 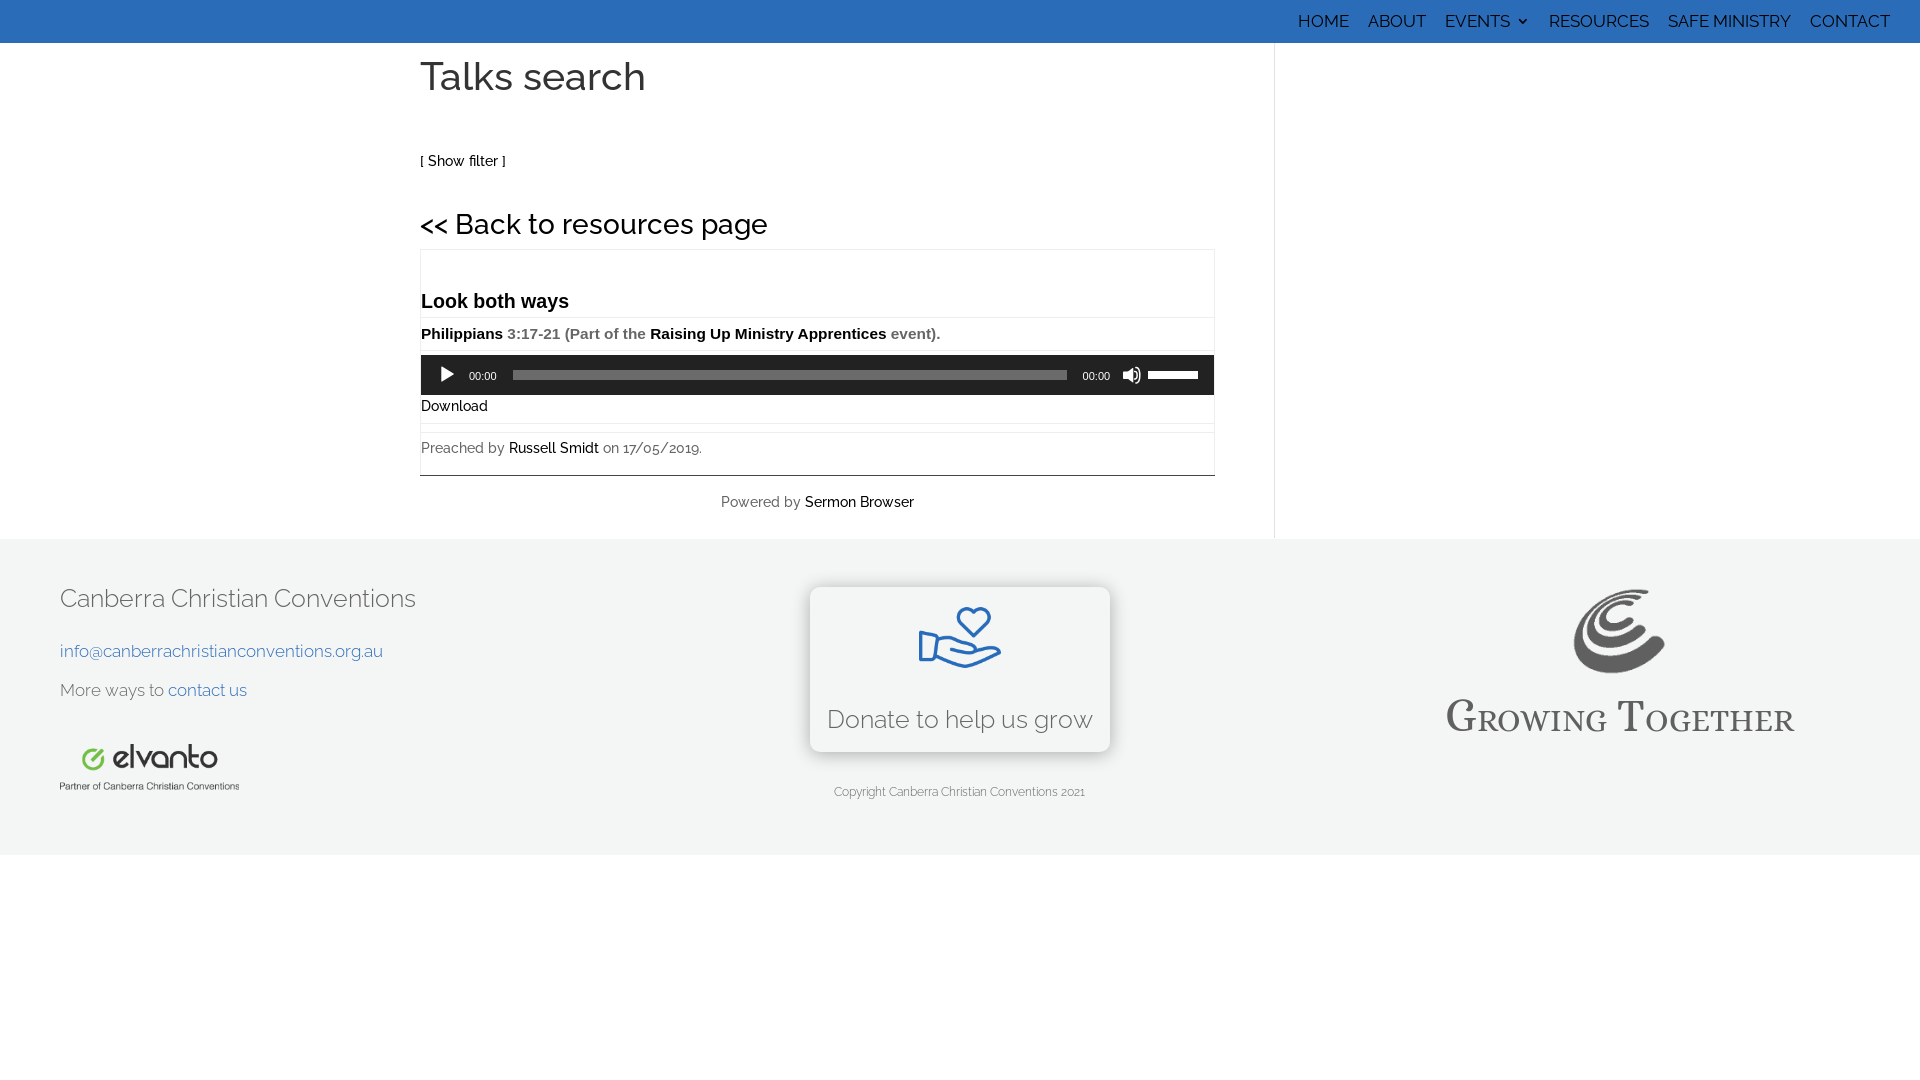 What do you see at coordinates (1132, 374) in the screenshot?
I see `'Mute'` at bounding box center [1132, 374].